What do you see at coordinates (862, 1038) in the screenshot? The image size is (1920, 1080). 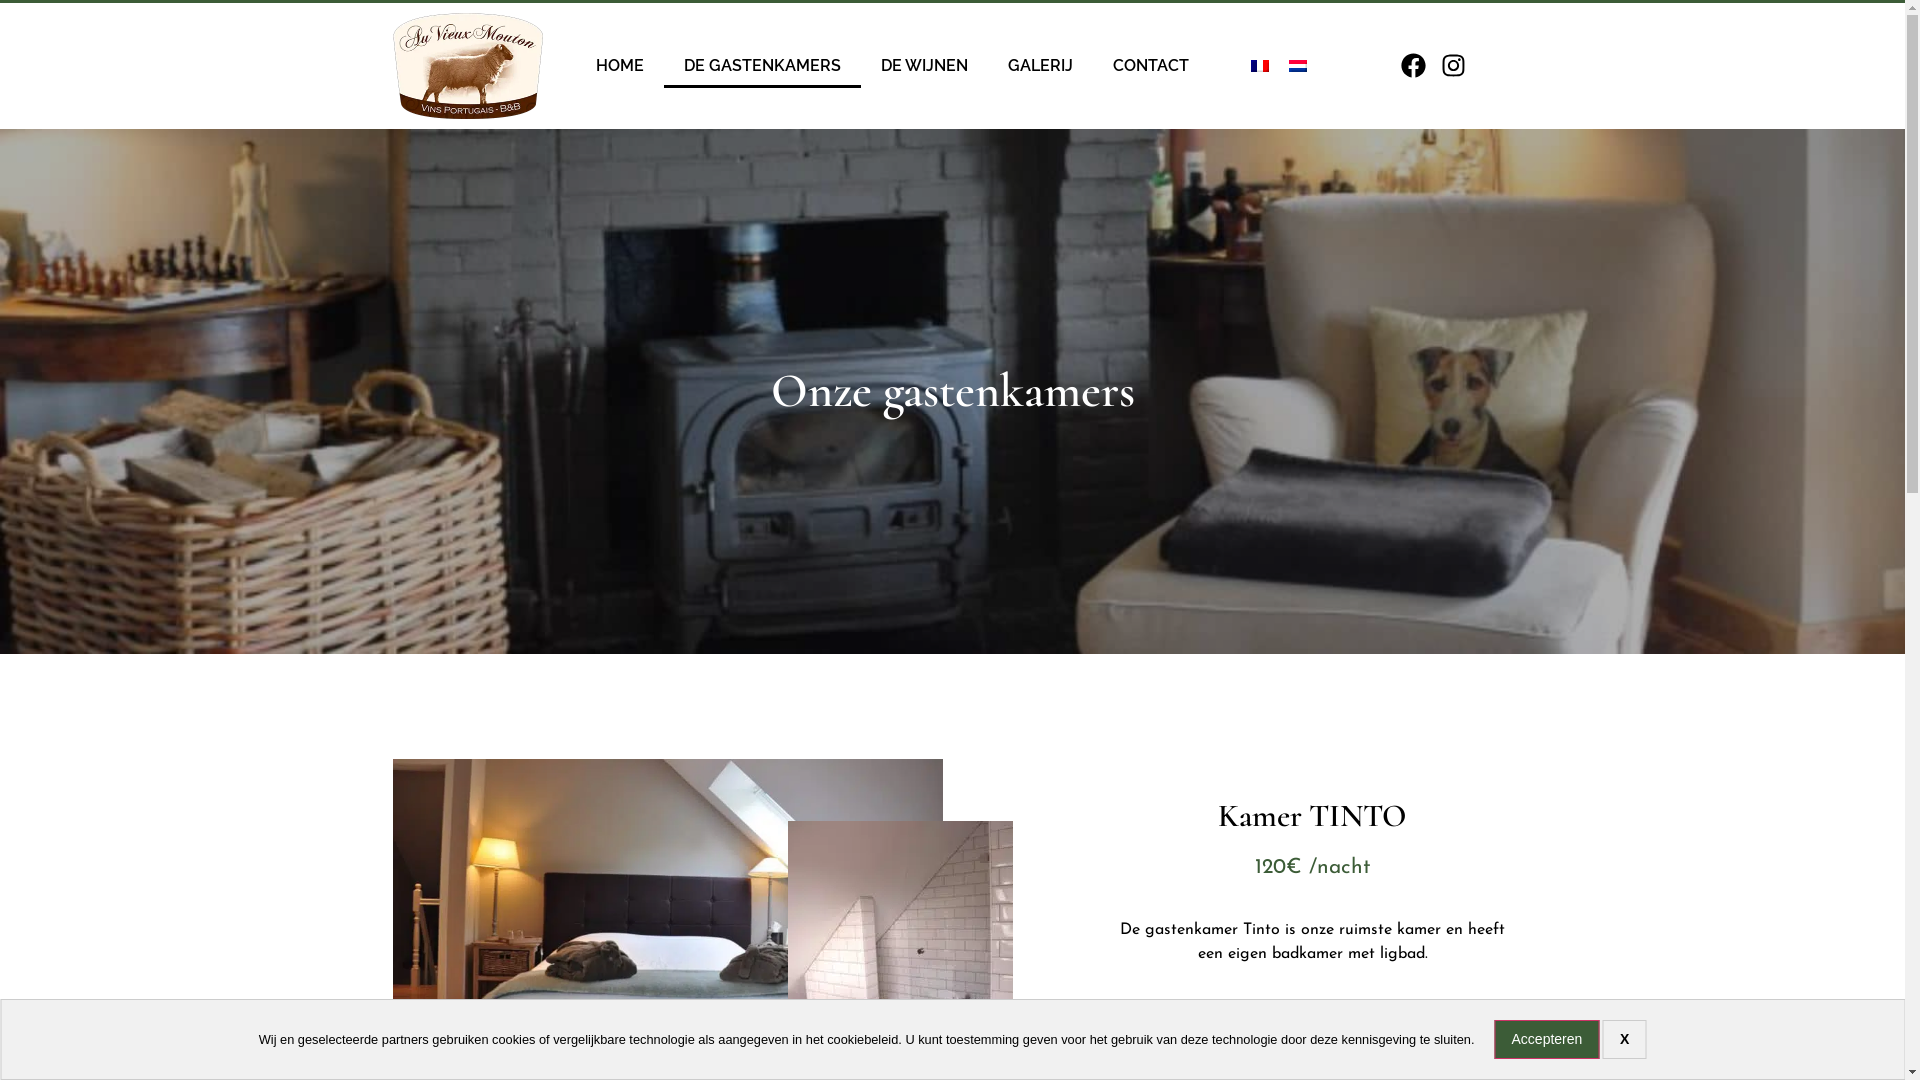 I see `'cookiebeleid'` at bounding box center [862, 1038].